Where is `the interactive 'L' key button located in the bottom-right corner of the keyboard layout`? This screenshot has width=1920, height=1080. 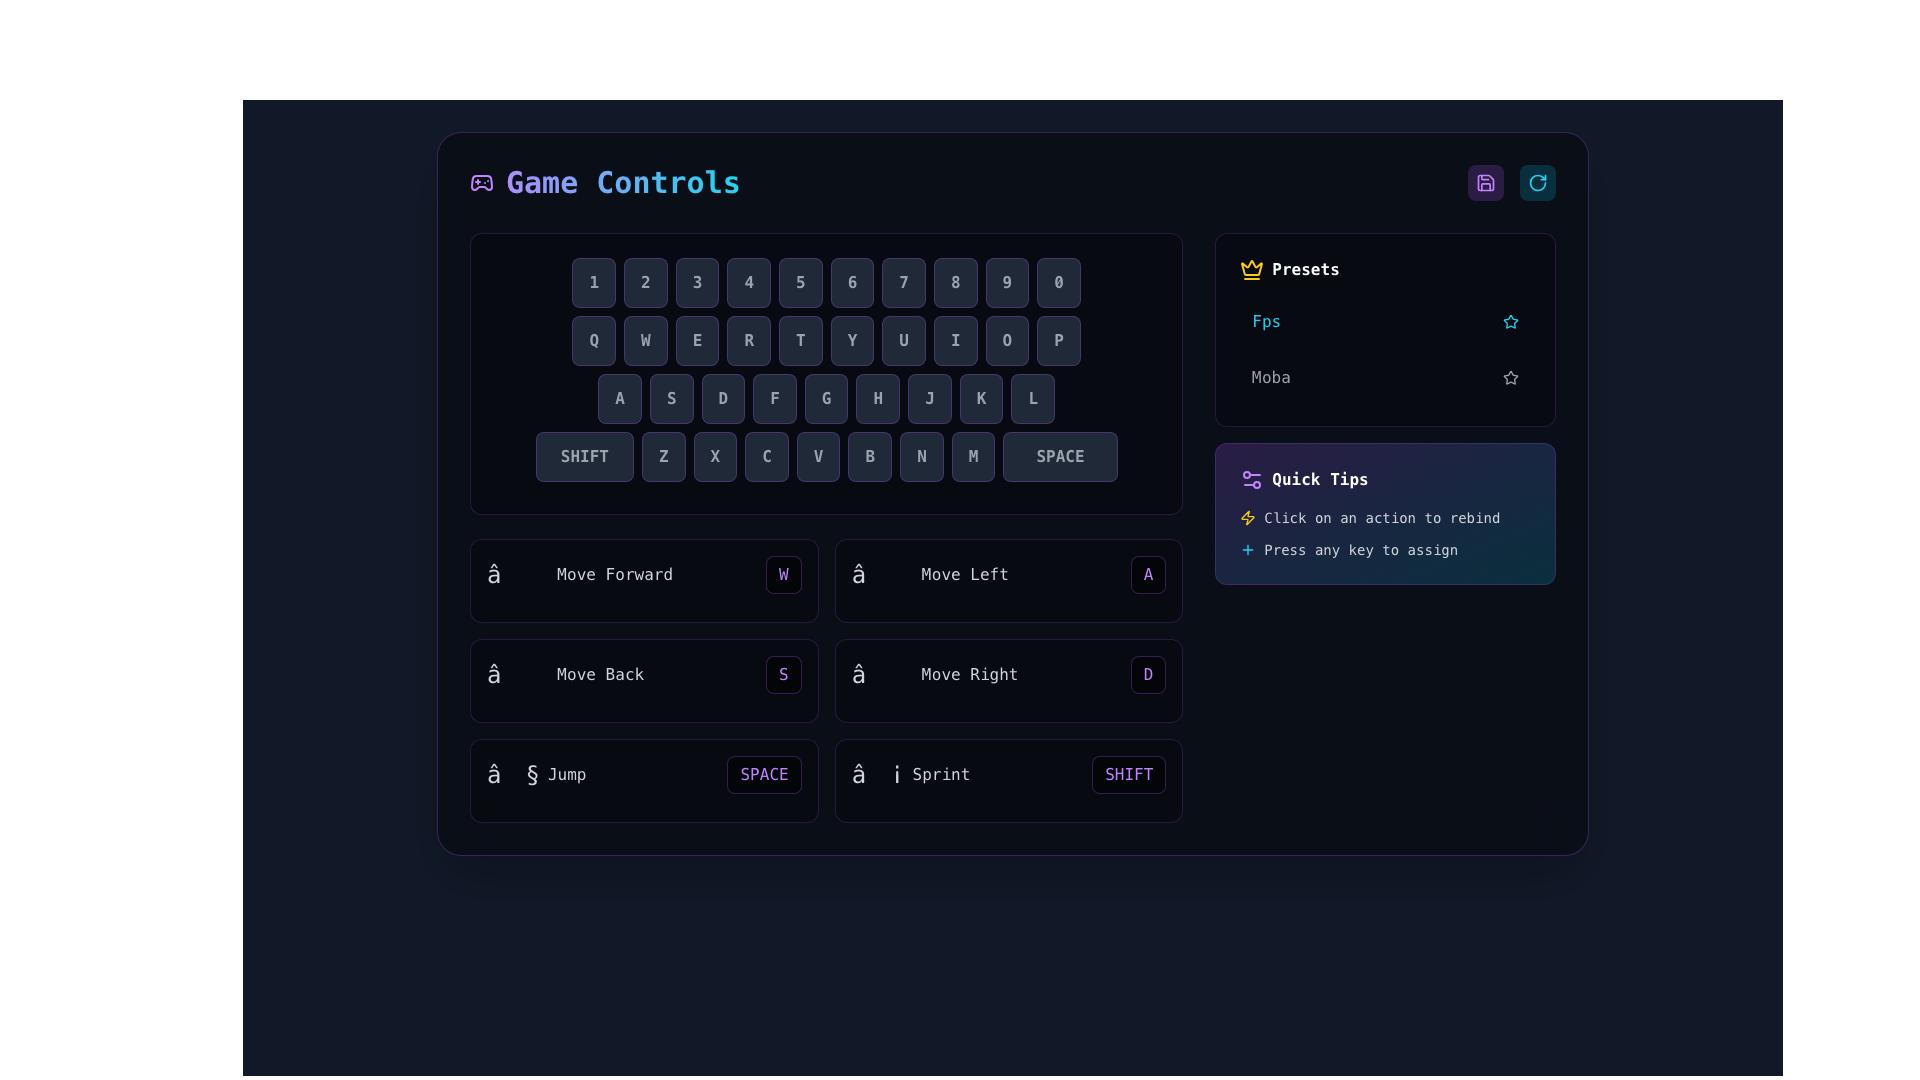 the interactive 'L' key button located in the bottom-right corner of the keyboard layout is located at coordinates (1033, 398).